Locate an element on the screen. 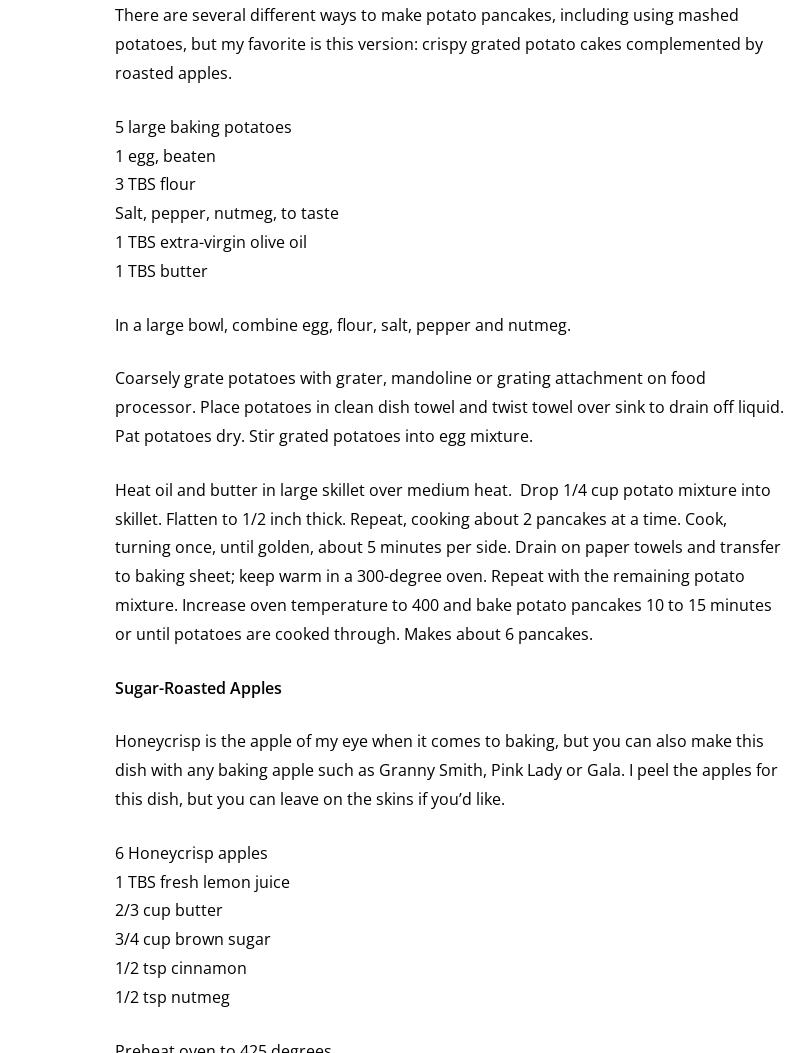  'Coarsely grate potatoes with grater, mandoline or grating attachment on food processor. Place potatoes in clean dish towel and twist towel over sink to drain off liquid. Pat potatoes dry. Stir grated potatoes into egg mixture.' is located at coordinates (448, 406).